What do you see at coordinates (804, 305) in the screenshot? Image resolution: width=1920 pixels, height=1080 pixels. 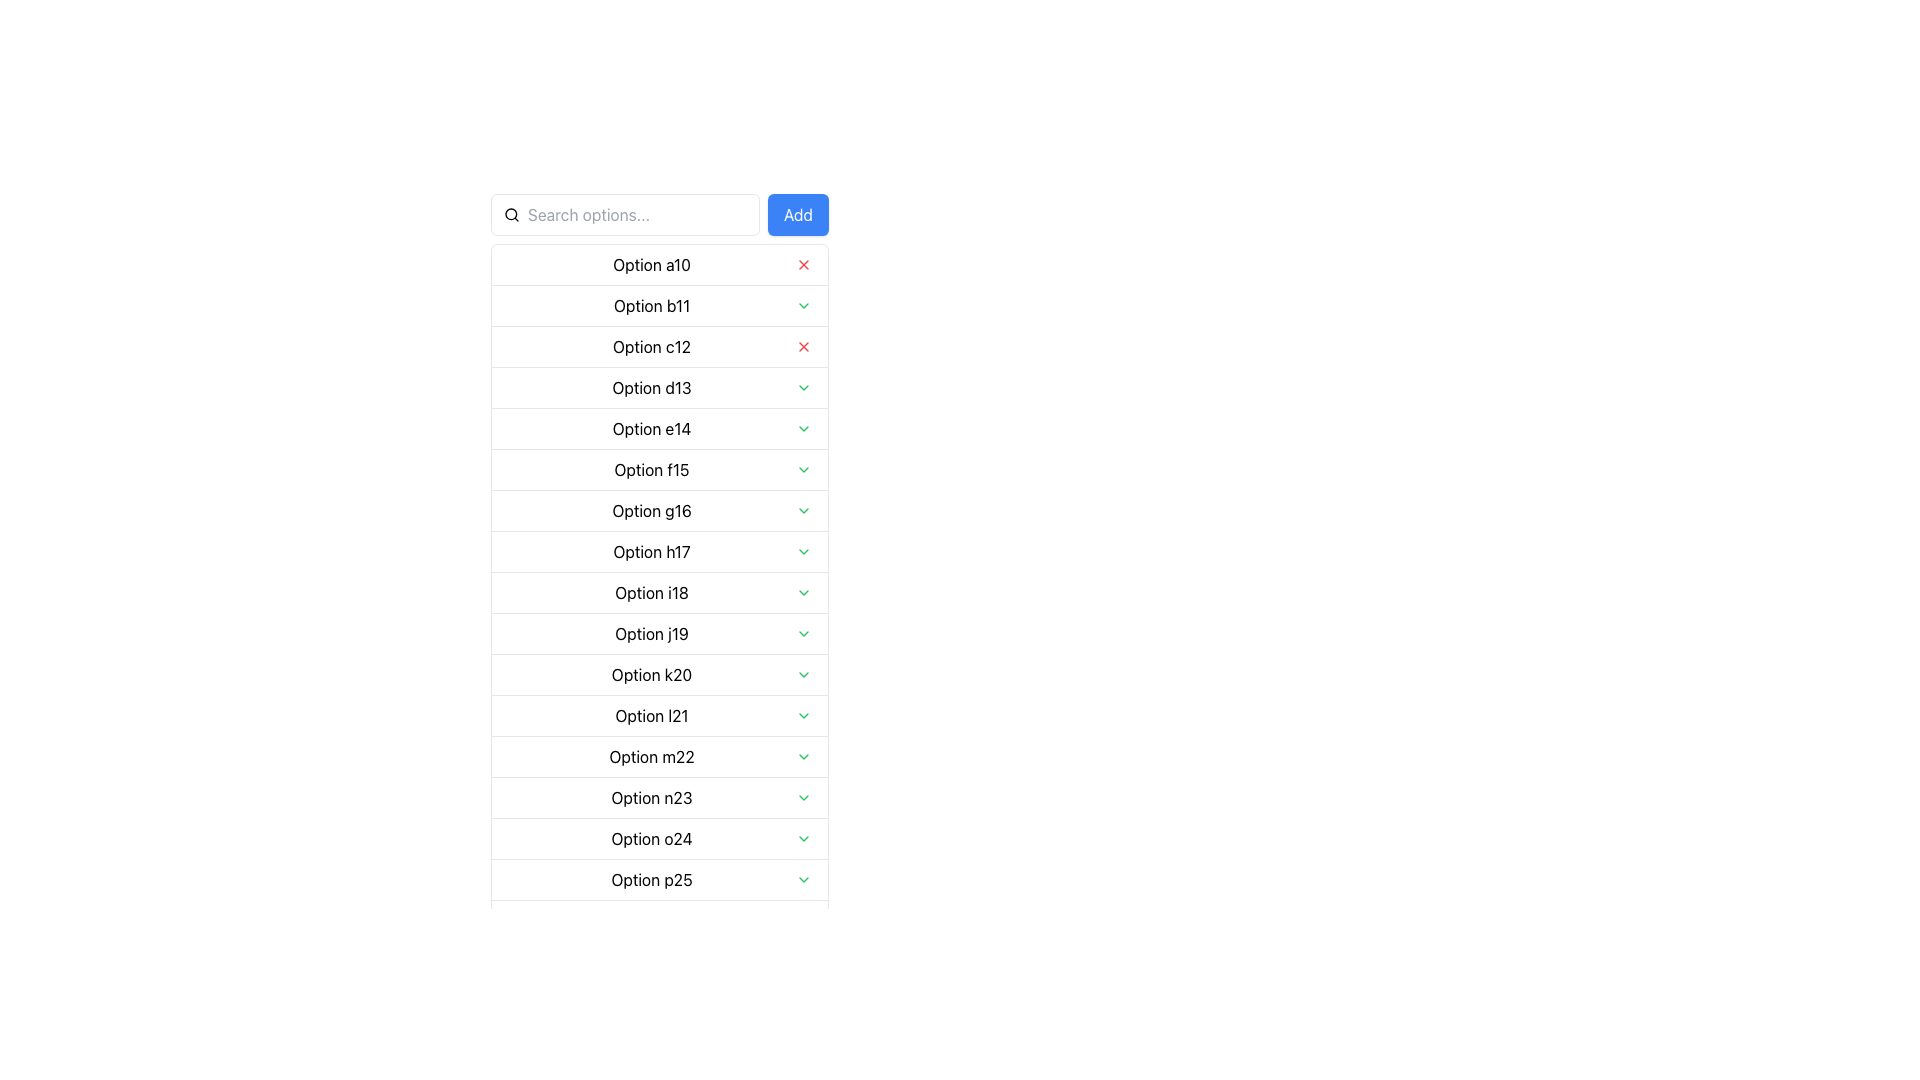 I see `the green downward chevron icon located next to the text 'Option b11'` at bounding box center [804, 305].